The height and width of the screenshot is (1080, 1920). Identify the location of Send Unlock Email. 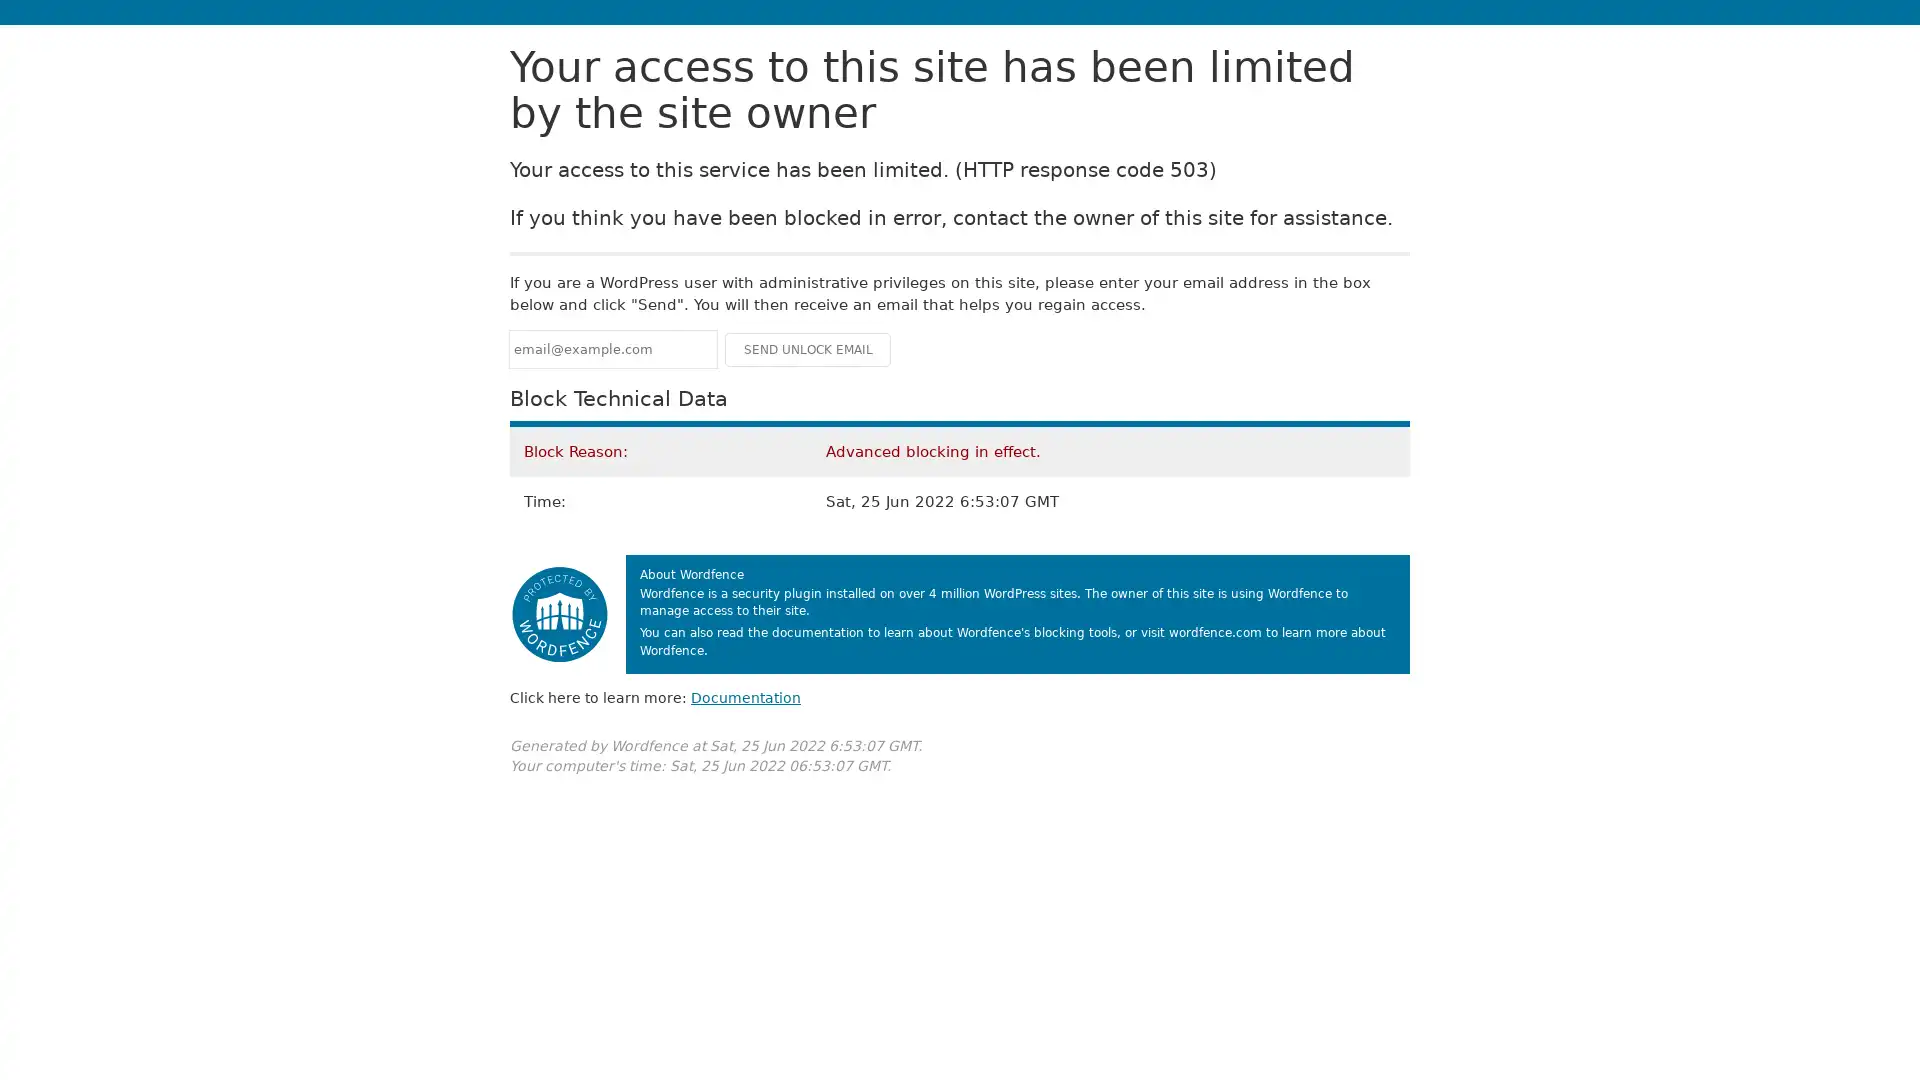
(807, 348).